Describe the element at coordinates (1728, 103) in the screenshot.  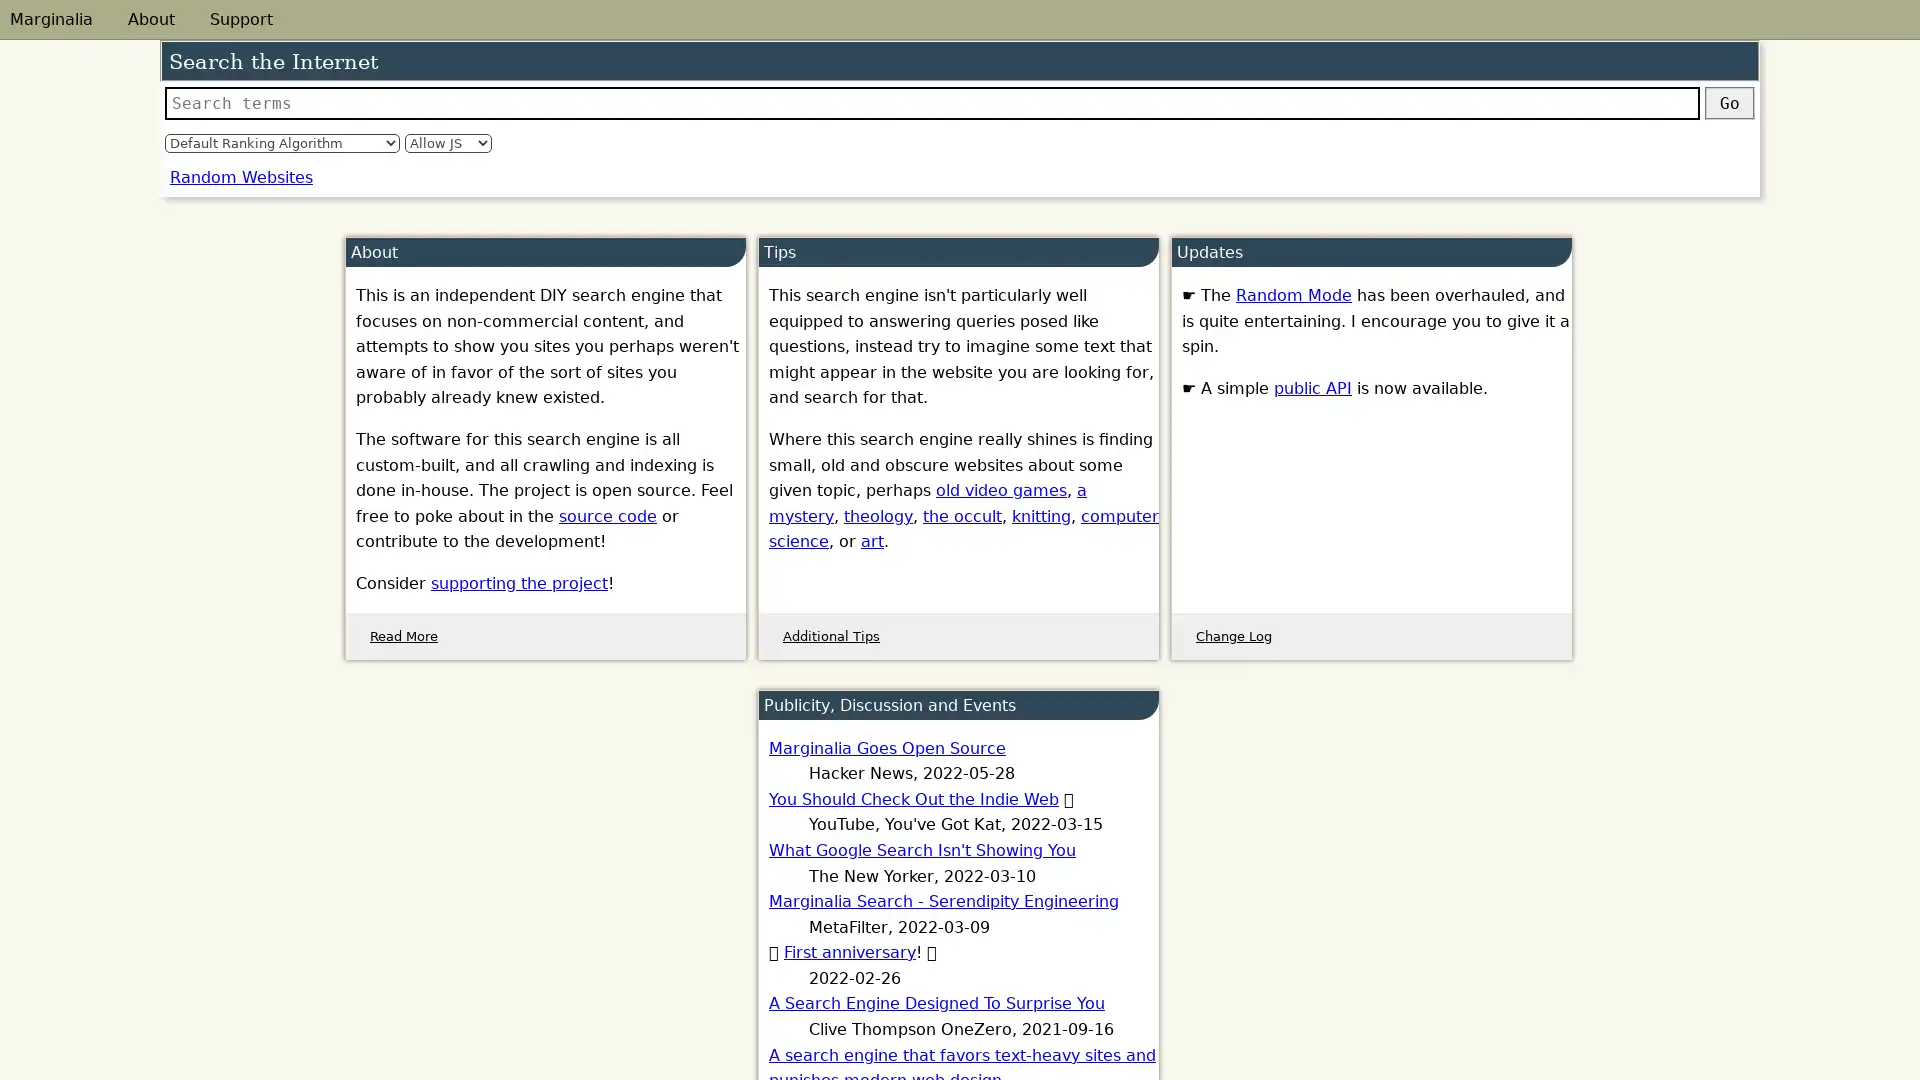
I see `Go` at that location.